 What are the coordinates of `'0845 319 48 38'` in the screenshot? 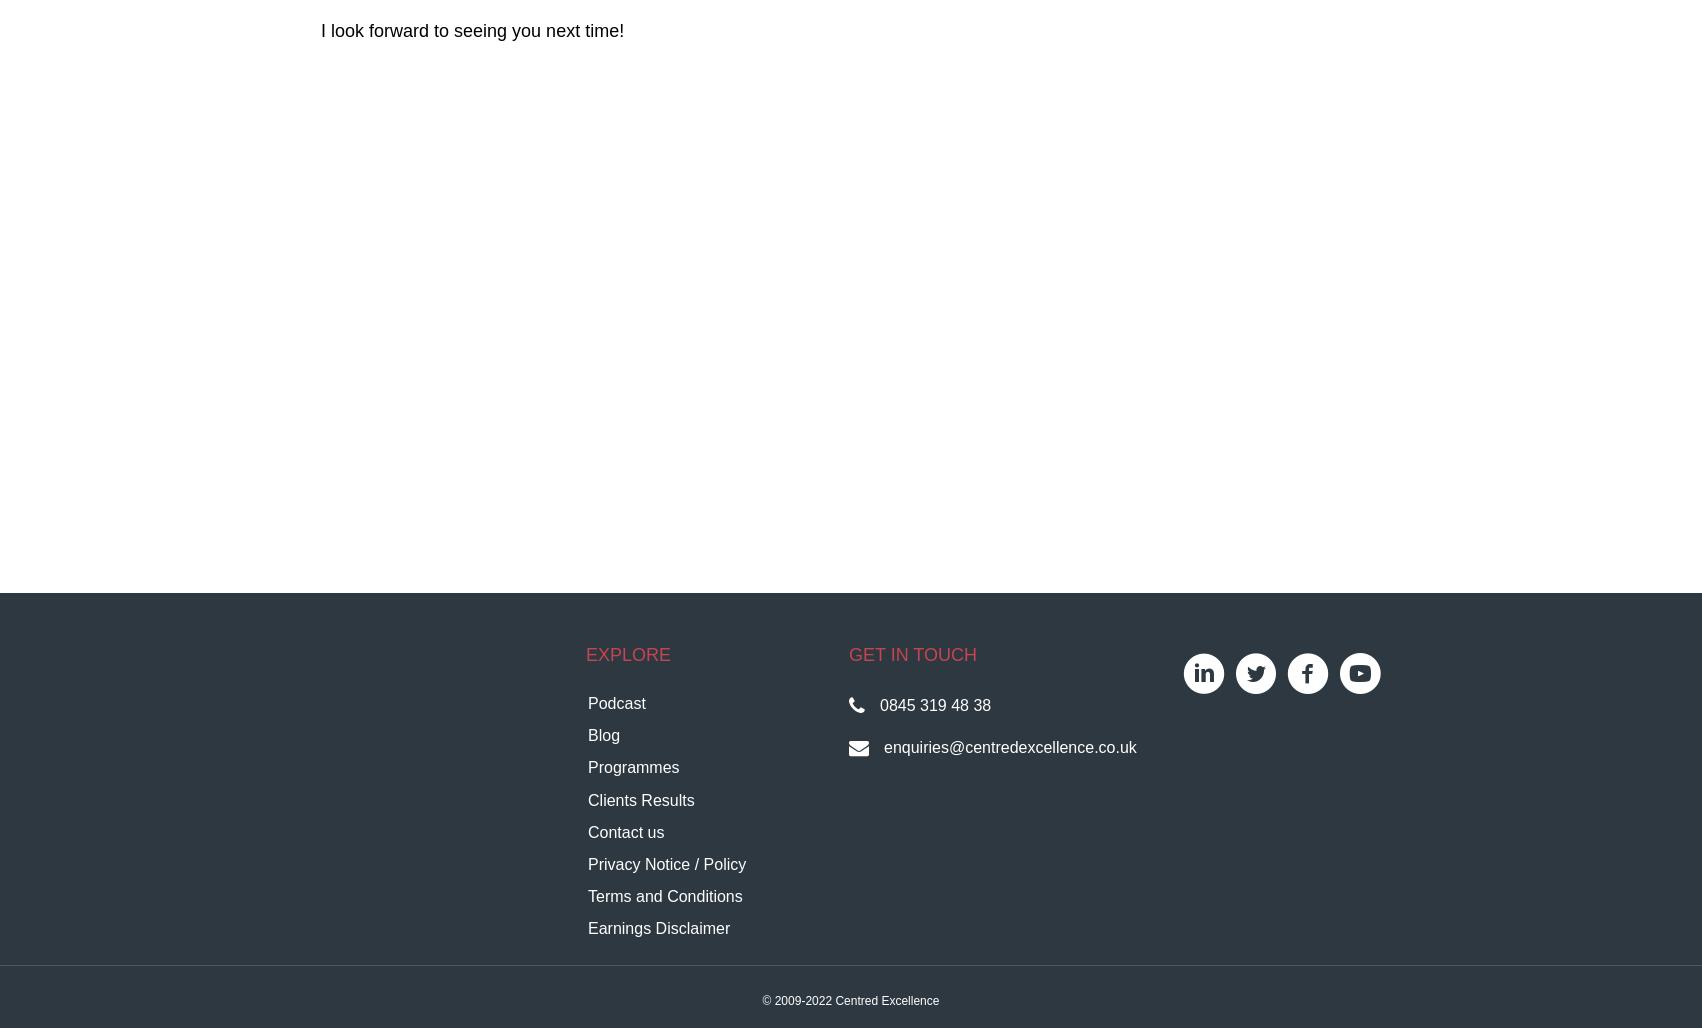 It's located at (935, 705).